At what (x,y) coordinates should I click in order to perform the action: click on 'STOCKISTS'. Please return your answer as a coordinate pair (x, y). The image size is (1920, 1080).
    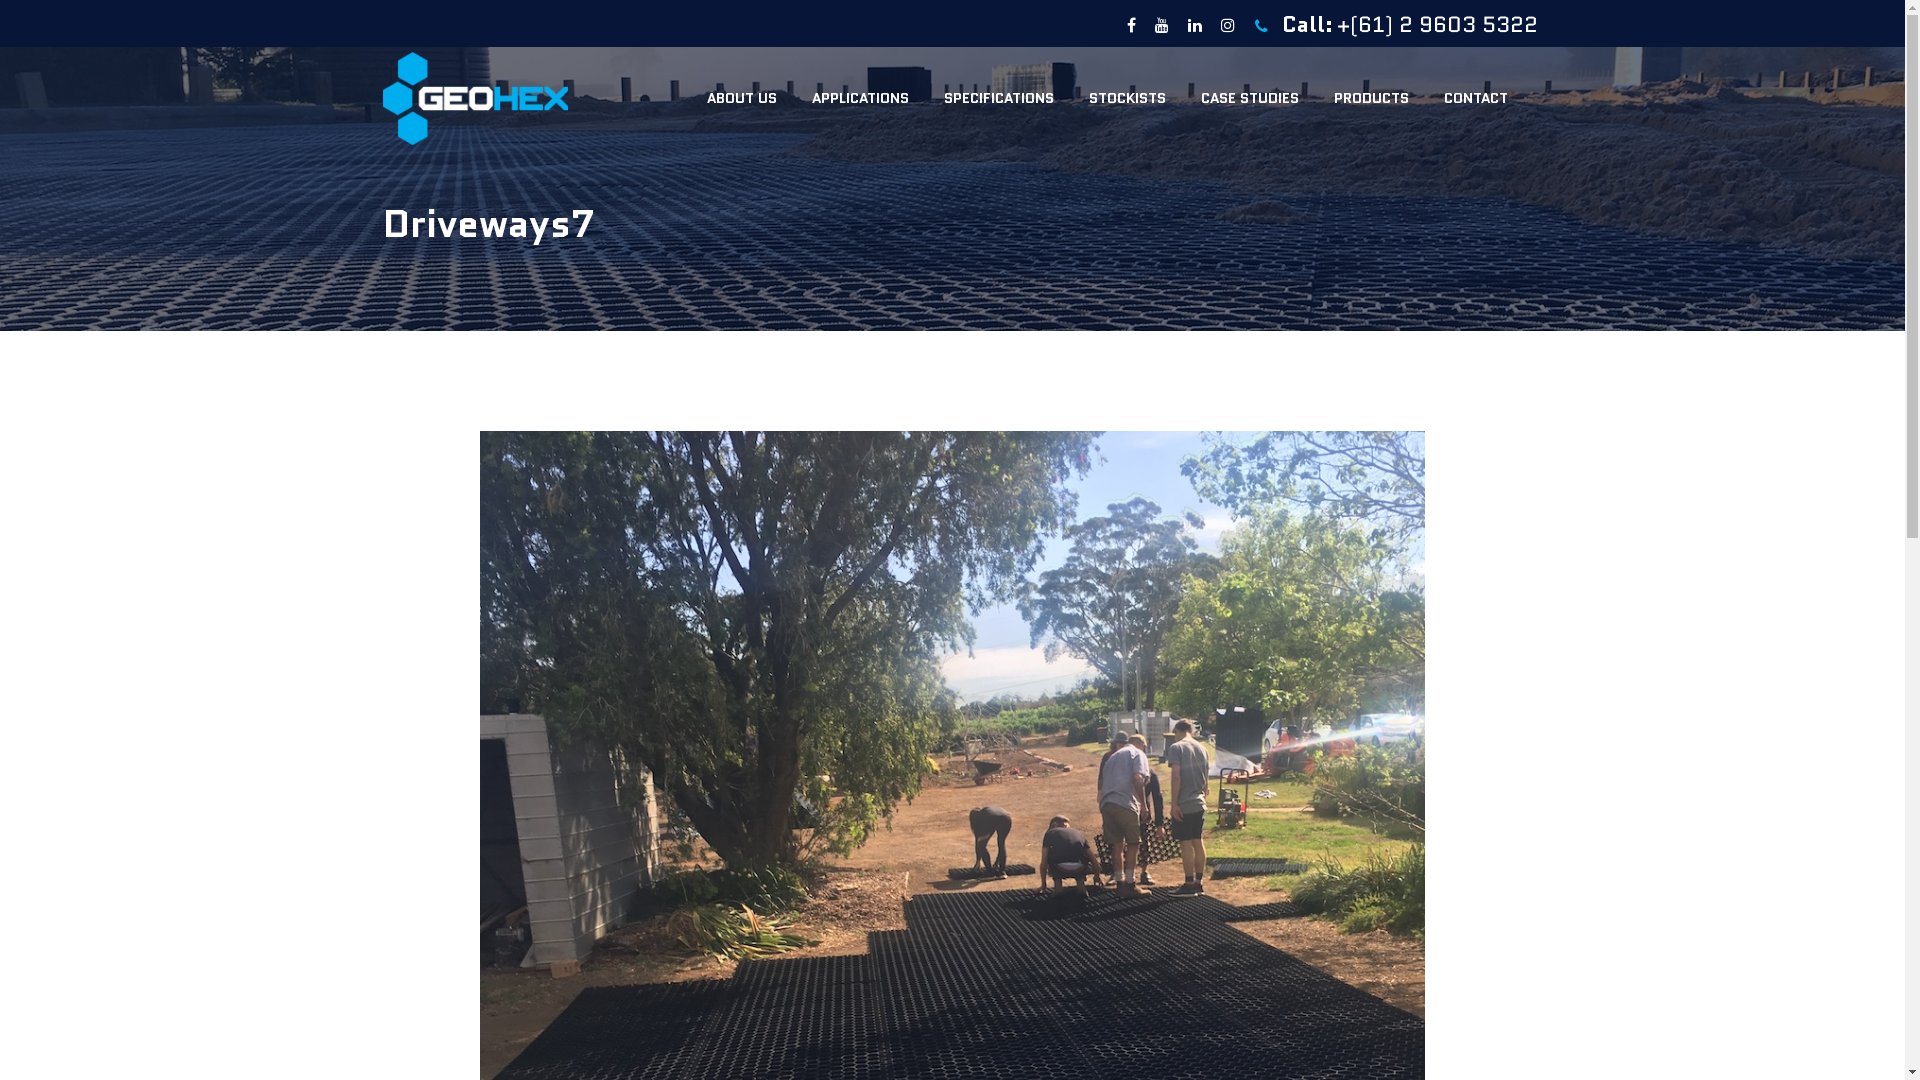
    Looking at the image, I should click on (1127, 98).